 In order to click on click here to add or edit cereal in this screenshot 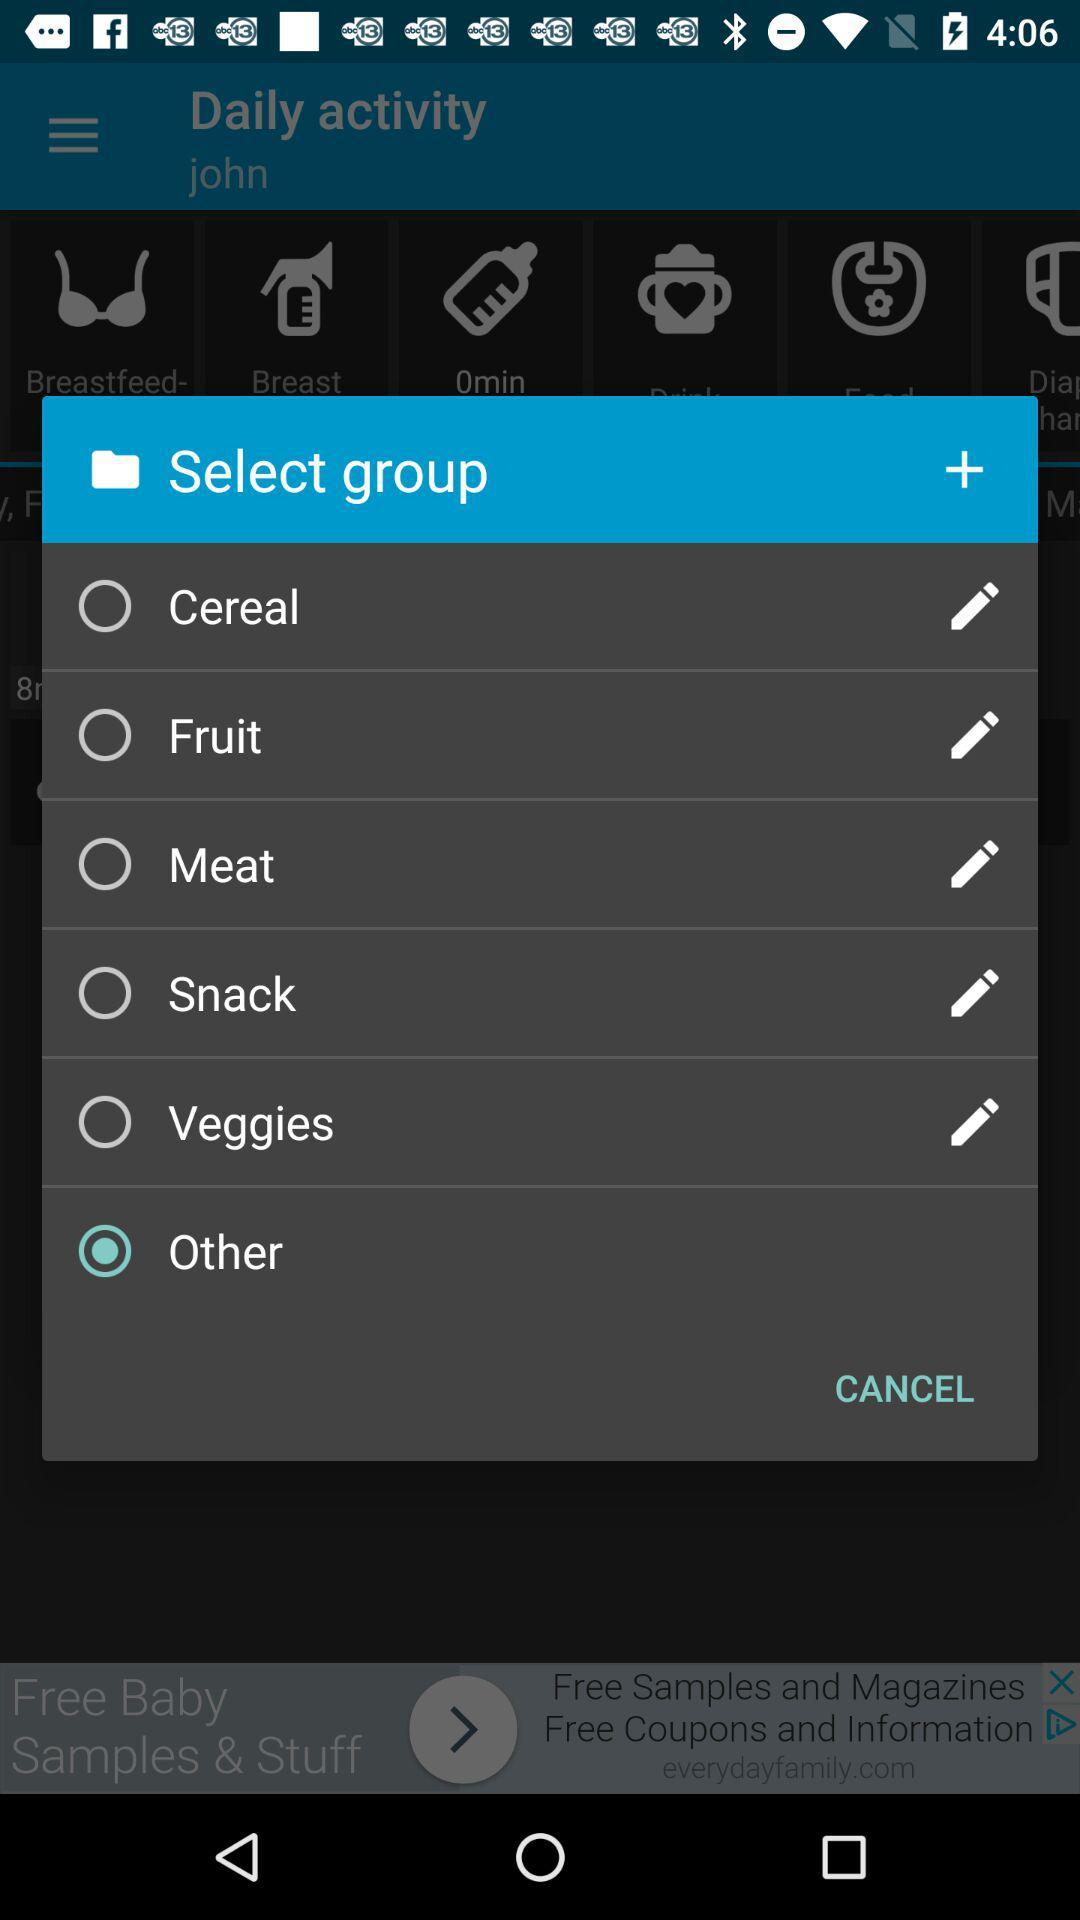, I will do `click(974, 604)`.